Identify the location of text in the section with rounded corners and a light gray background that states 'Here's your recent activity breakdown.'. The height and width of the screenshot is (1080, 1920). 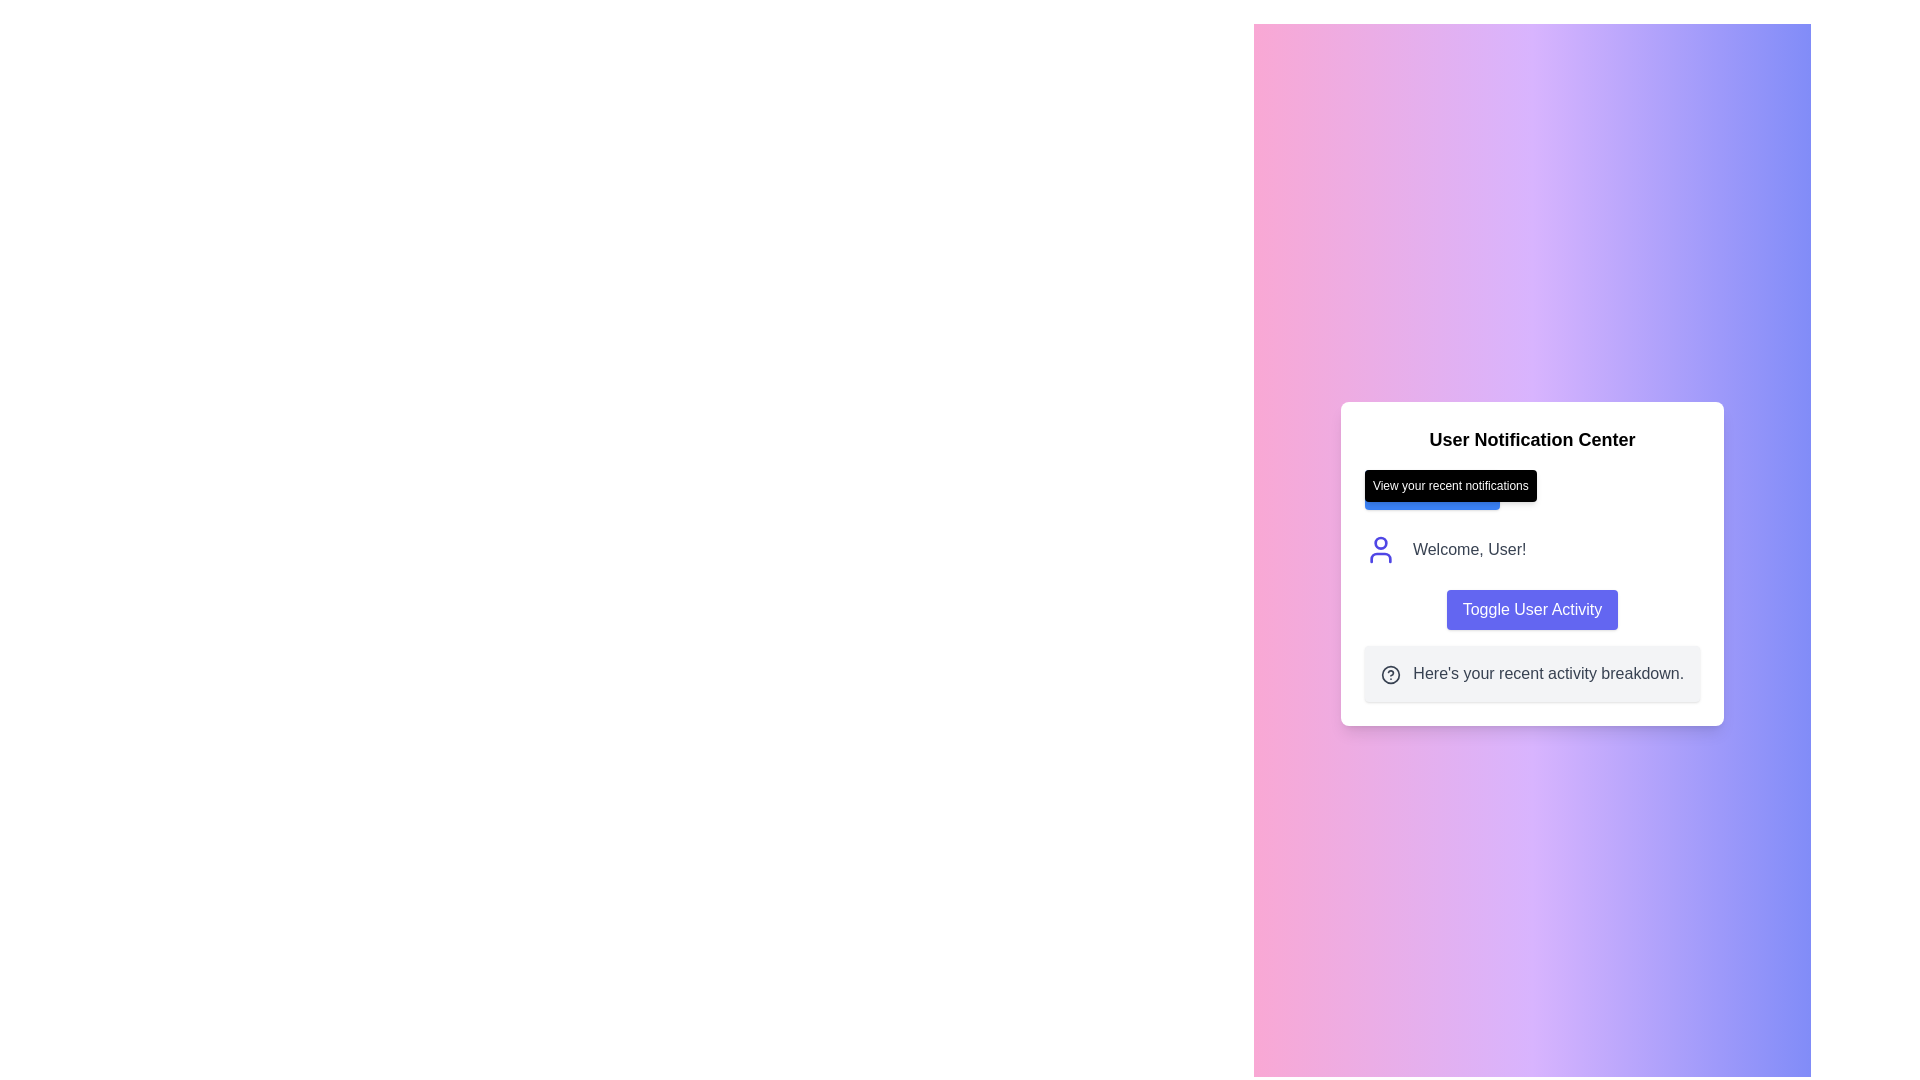
(1531, 674).